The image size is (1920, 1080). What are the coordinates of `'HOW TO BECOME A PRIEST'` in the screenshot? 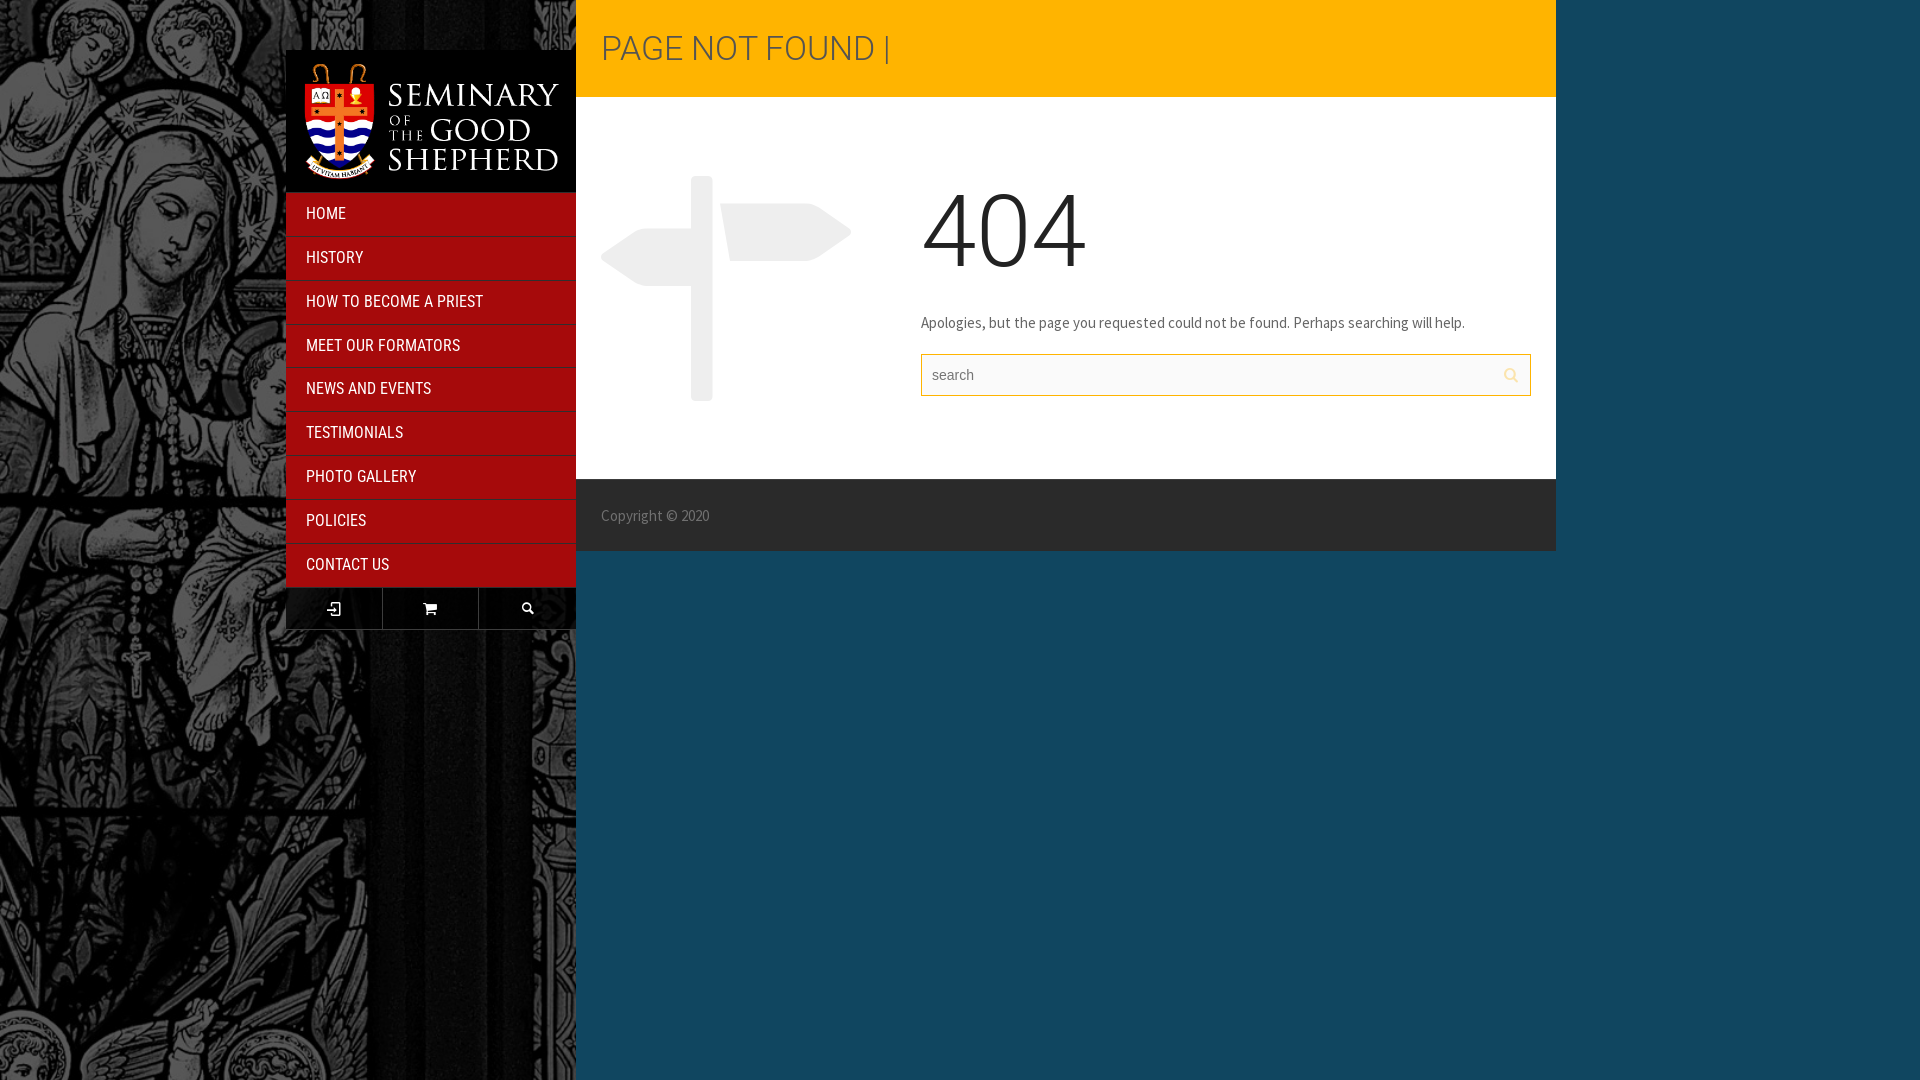 It's located at (430, 303).